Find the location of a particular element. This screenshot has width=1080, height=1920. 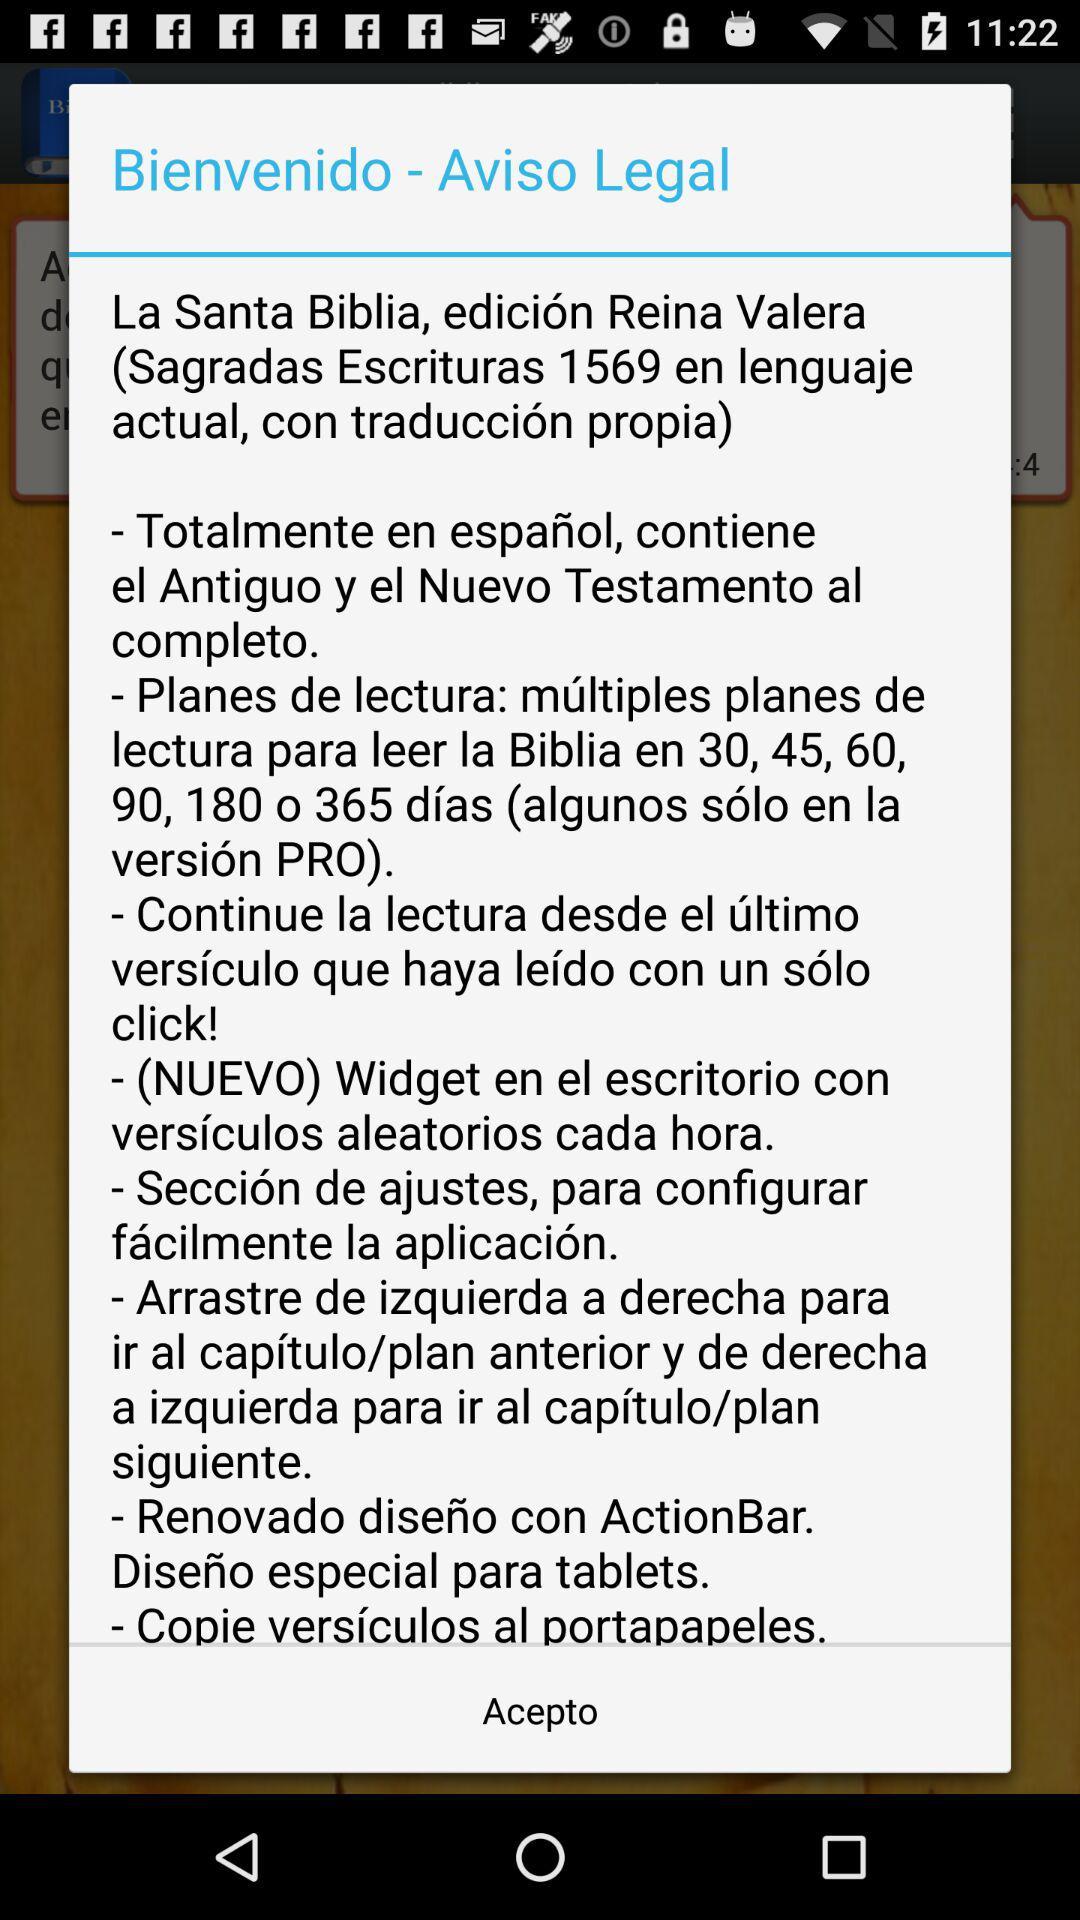

the acepto button is located at coordinates (540, 1708).